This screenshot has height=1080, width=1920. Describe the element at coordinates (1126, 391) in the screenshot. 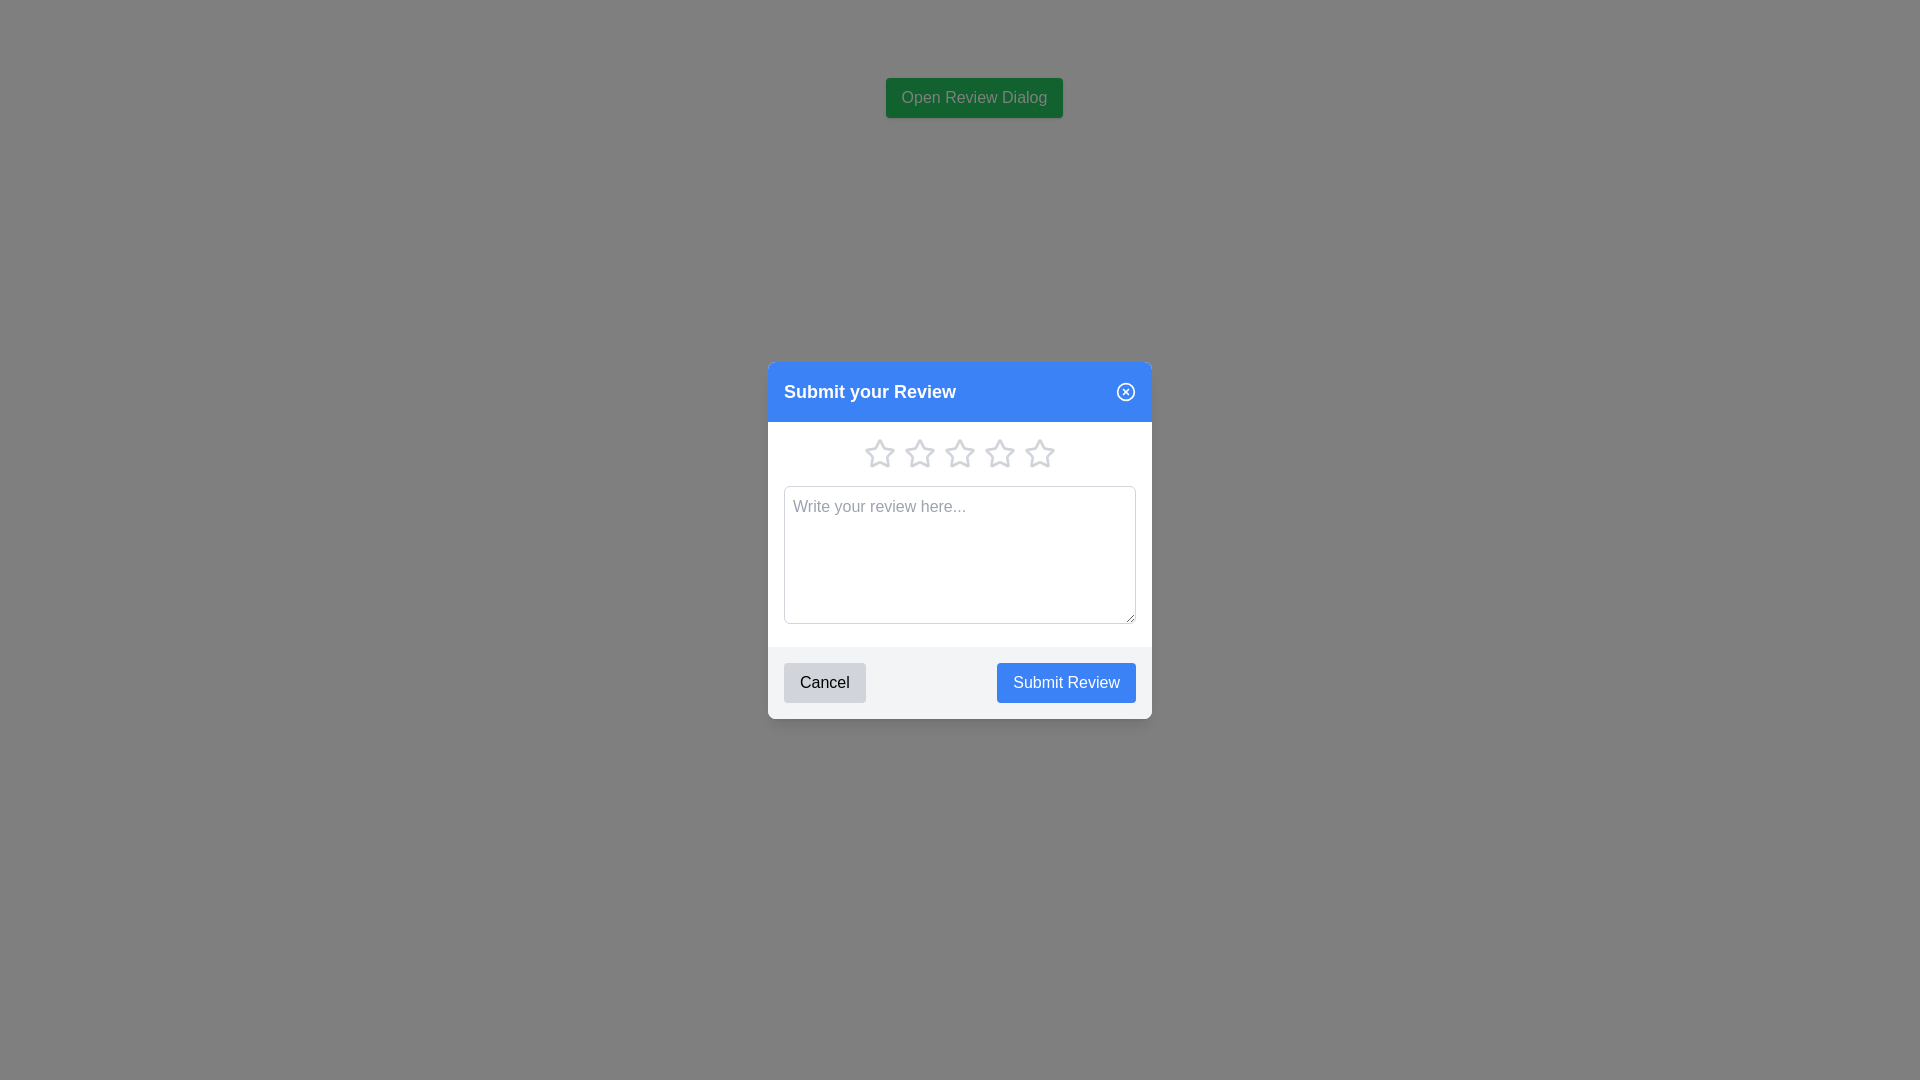

I see `the close button located in the top-right corner of the 'Submit your Review' dialog` at that location.